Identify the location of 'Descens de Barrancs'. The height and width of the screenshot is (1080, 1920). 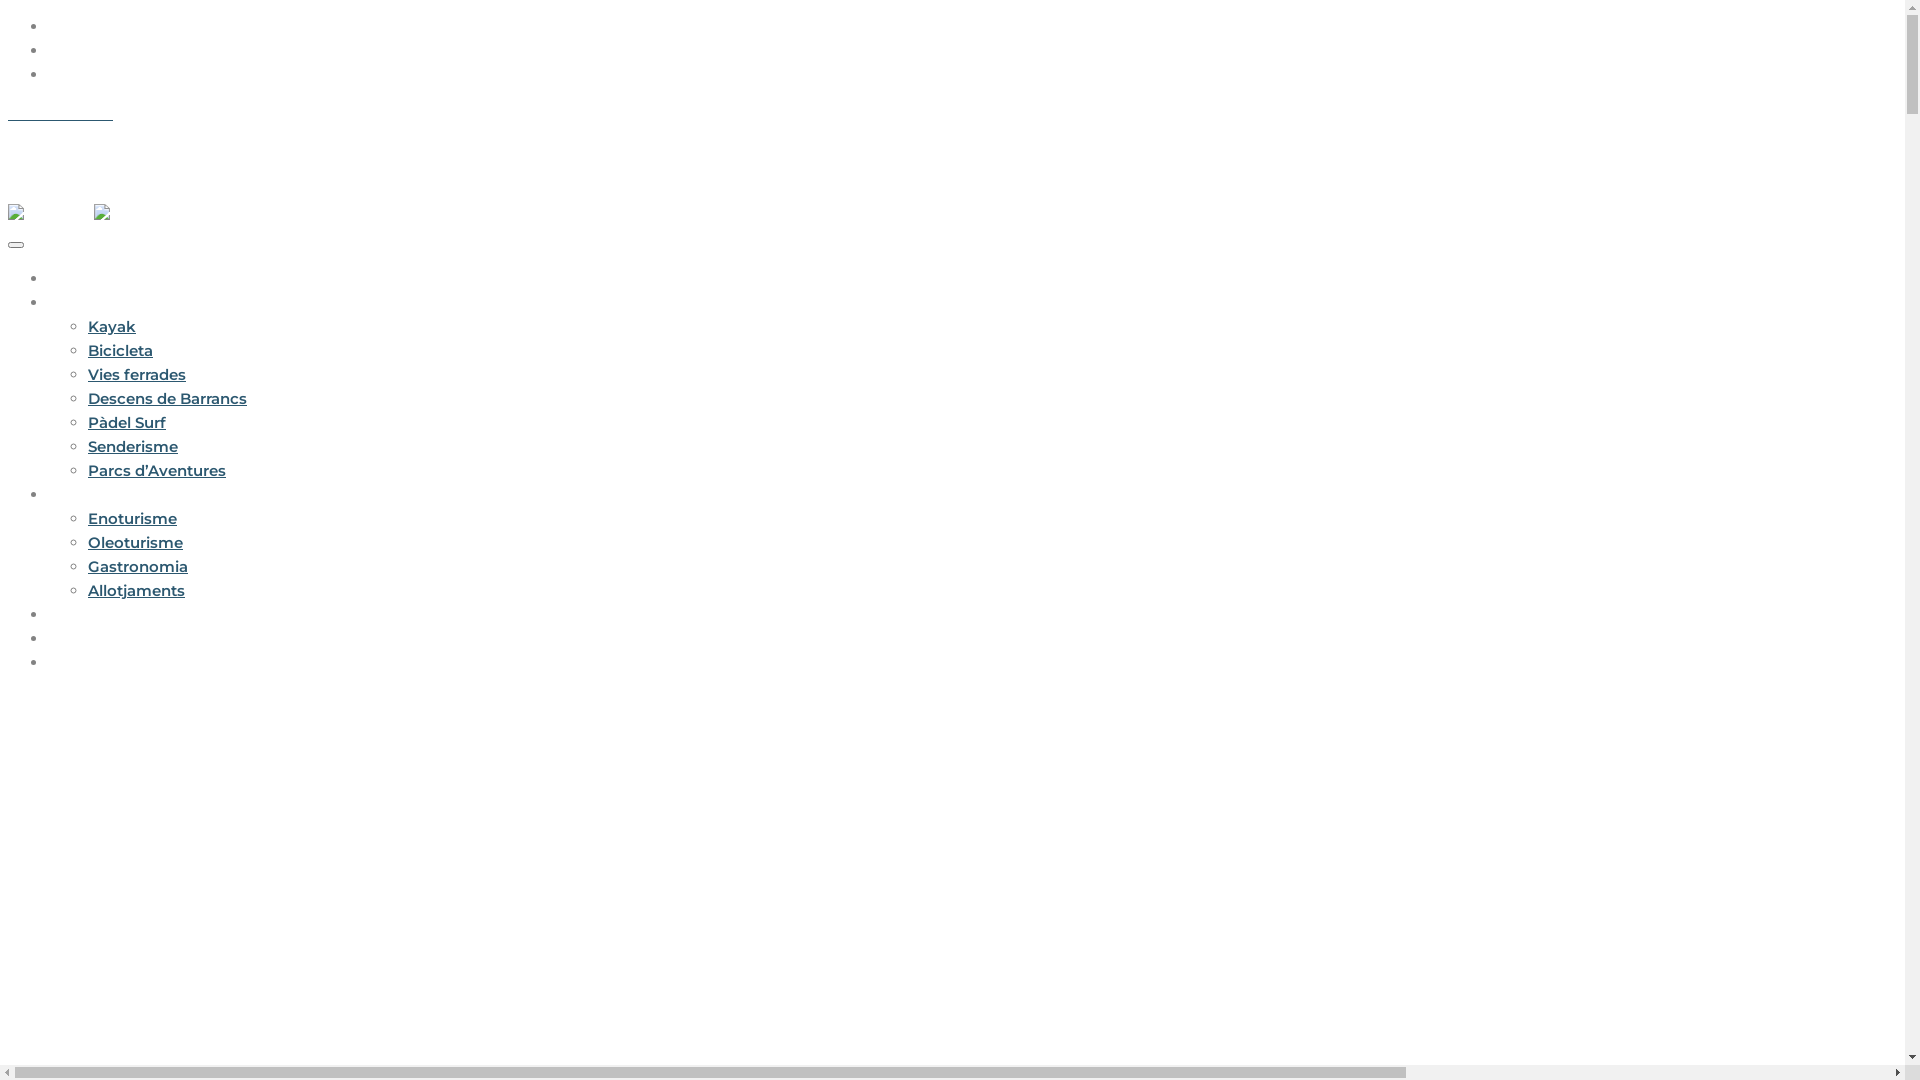
(167, 398).